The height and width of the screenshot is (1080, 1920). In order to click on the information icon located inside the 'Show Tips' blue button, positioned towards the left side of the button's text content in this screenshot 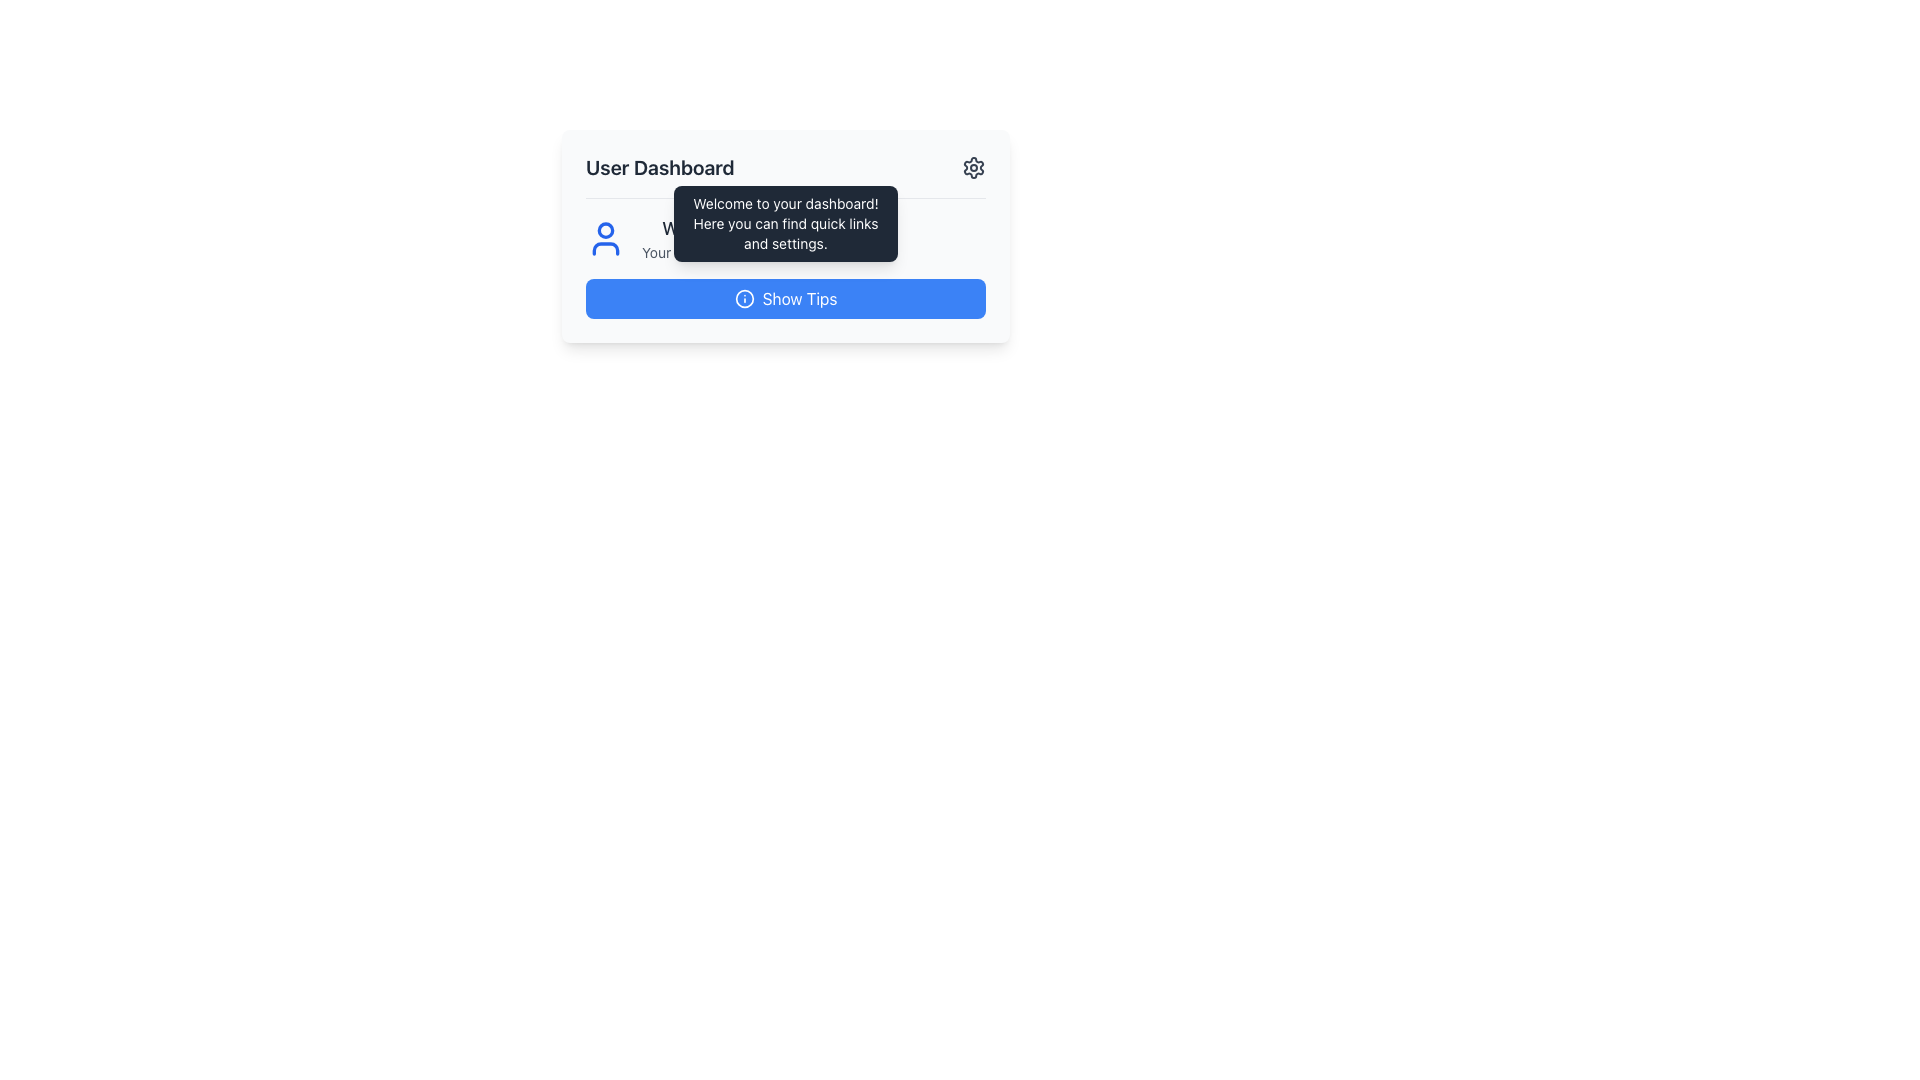, I will do `click(743, 299)`.